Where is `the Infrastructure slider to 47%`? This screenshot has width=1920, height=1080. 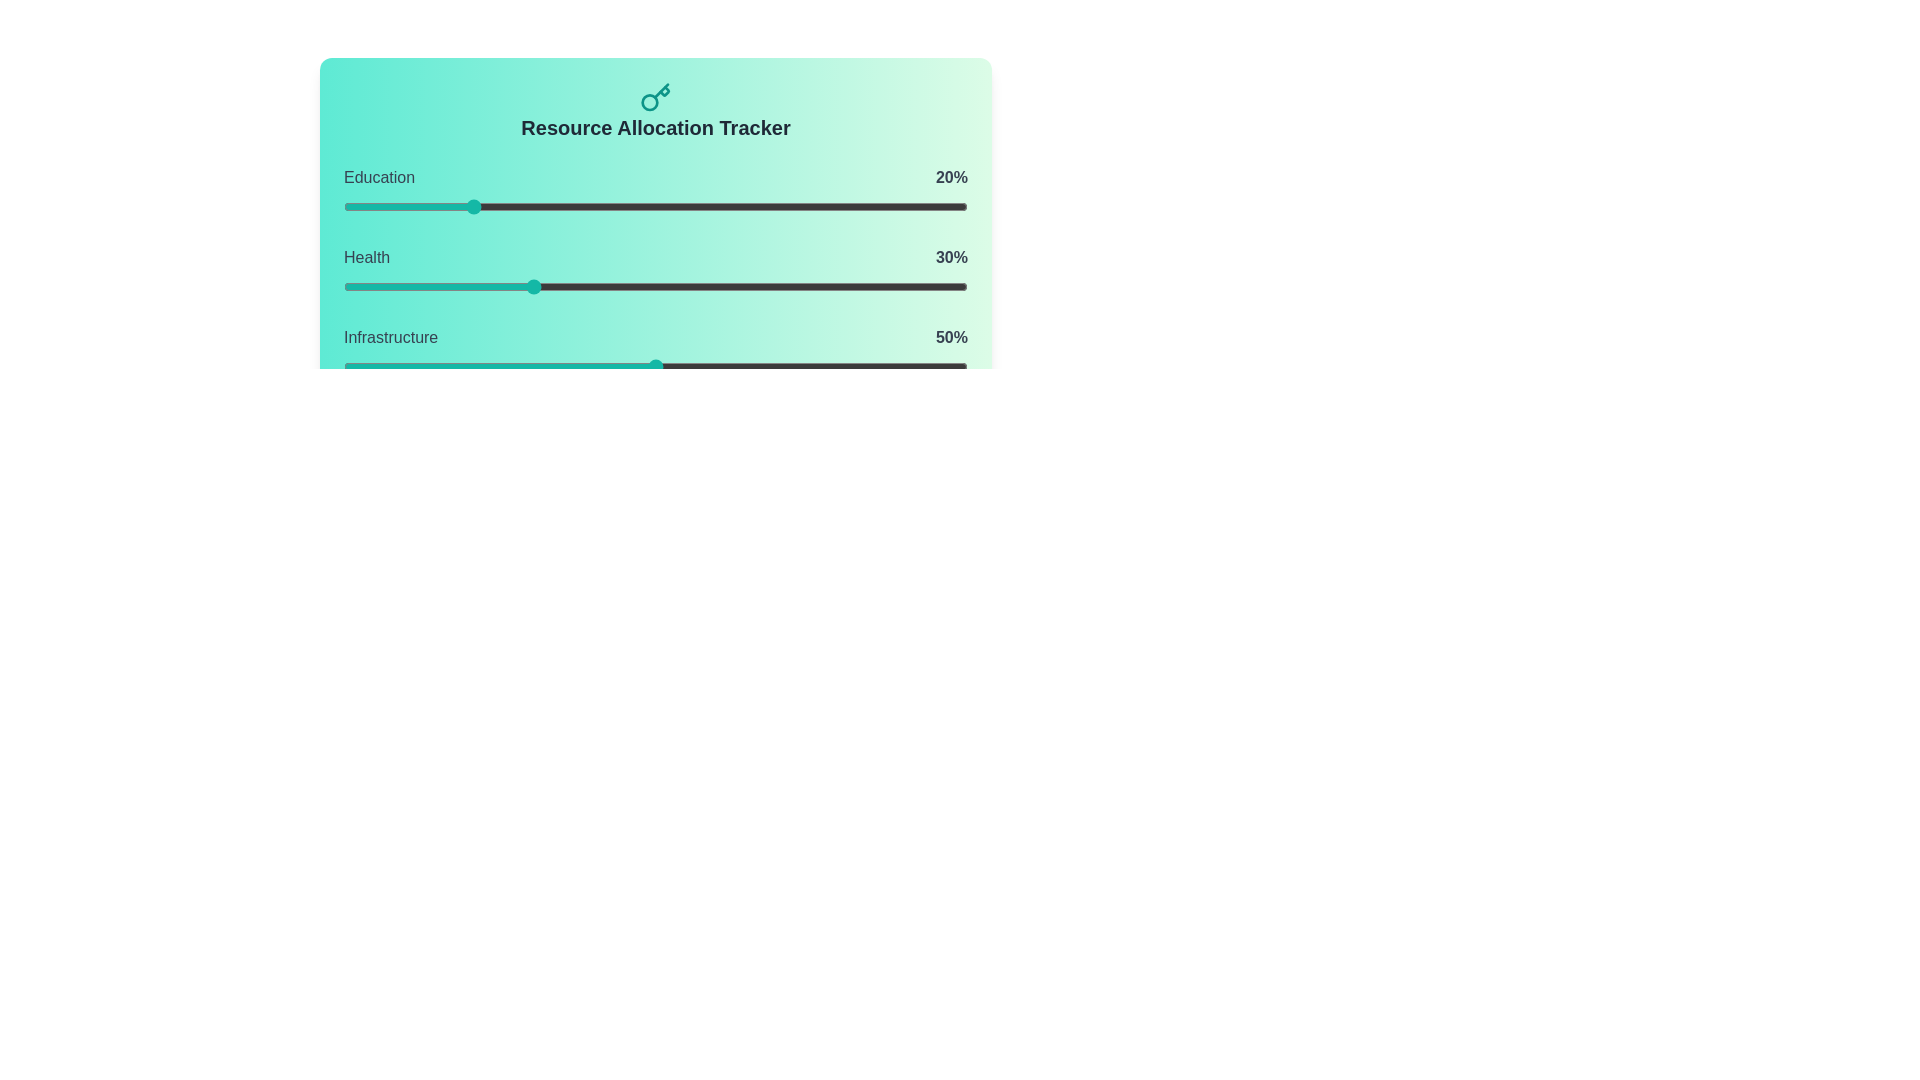 the Infrastructure slider to 47% is located at coordinates (636, 366).